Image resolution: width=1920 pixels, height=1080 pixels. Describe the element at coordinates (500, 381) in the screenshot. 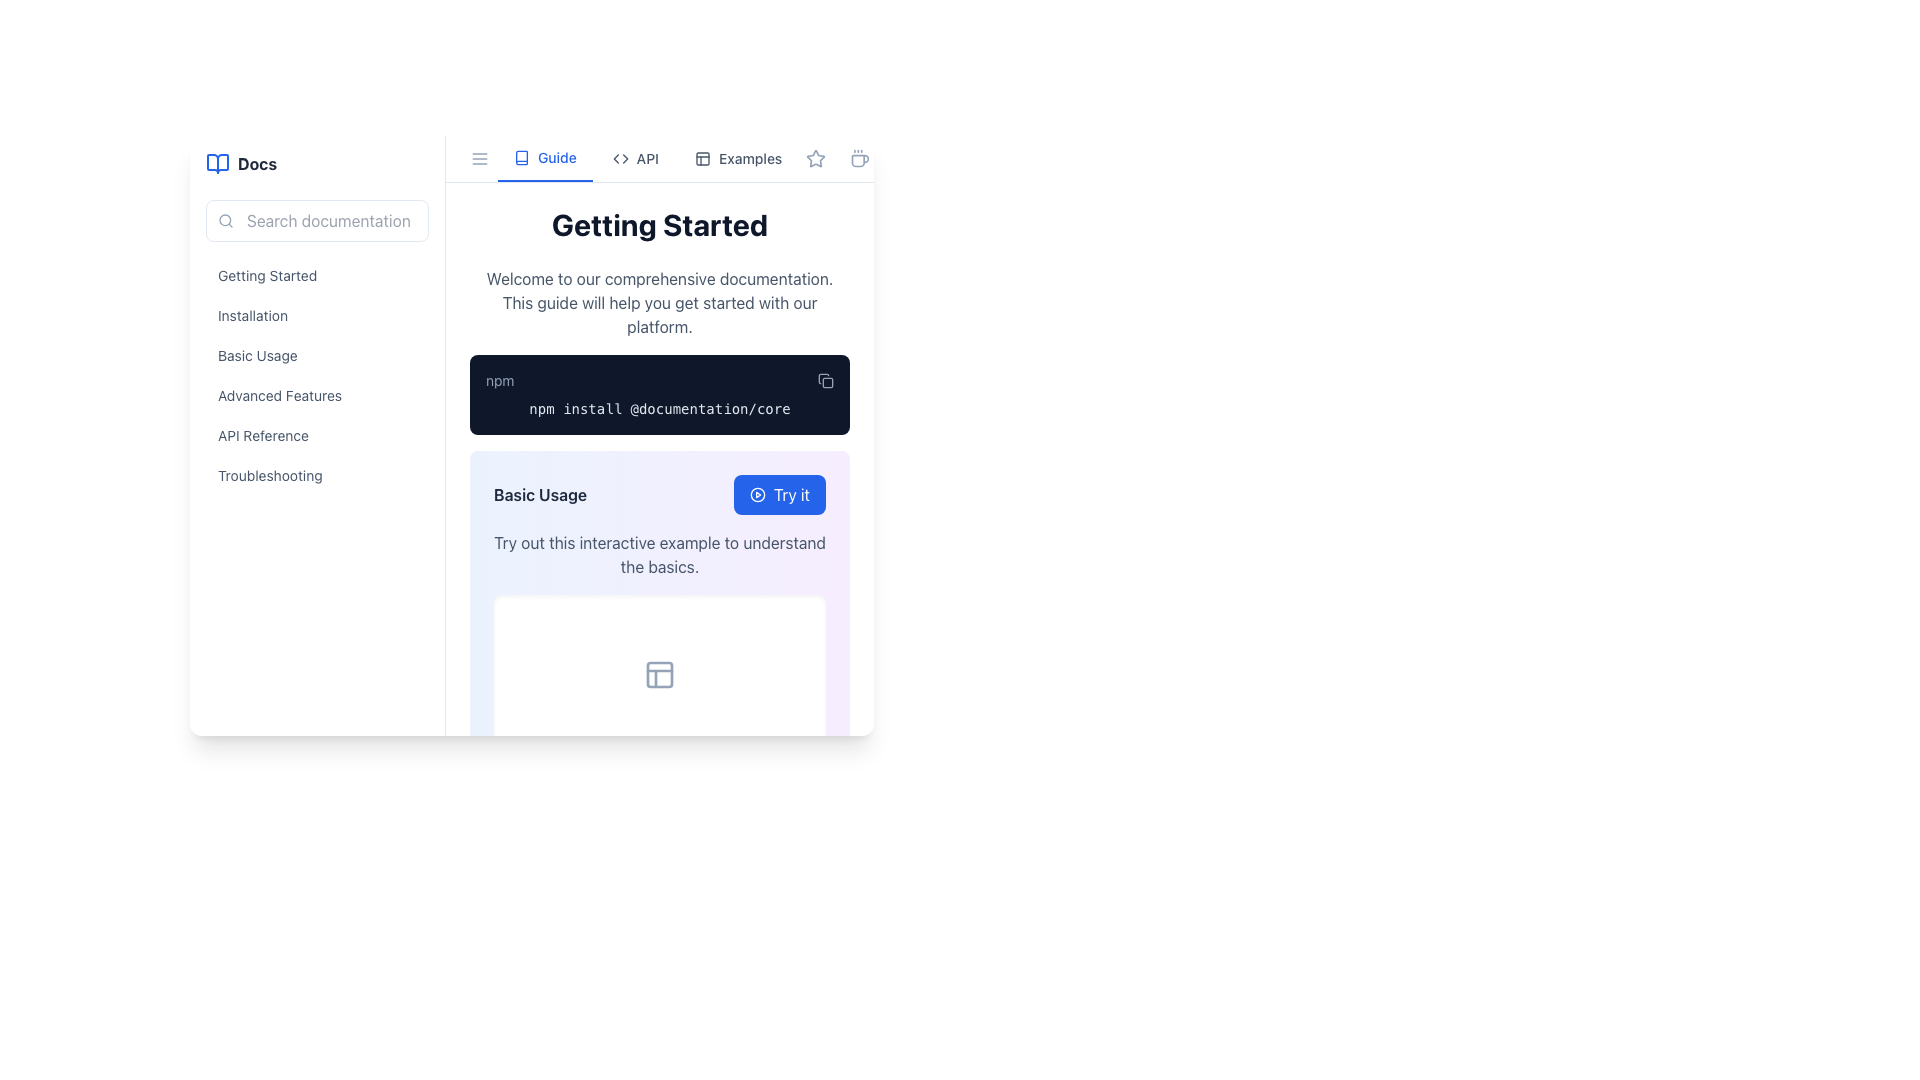

I see `the small lowercase text label displaying 'npm' in light gray color, located at the beginning of the dark background bar below the 'Getting Started' heading` at that location.